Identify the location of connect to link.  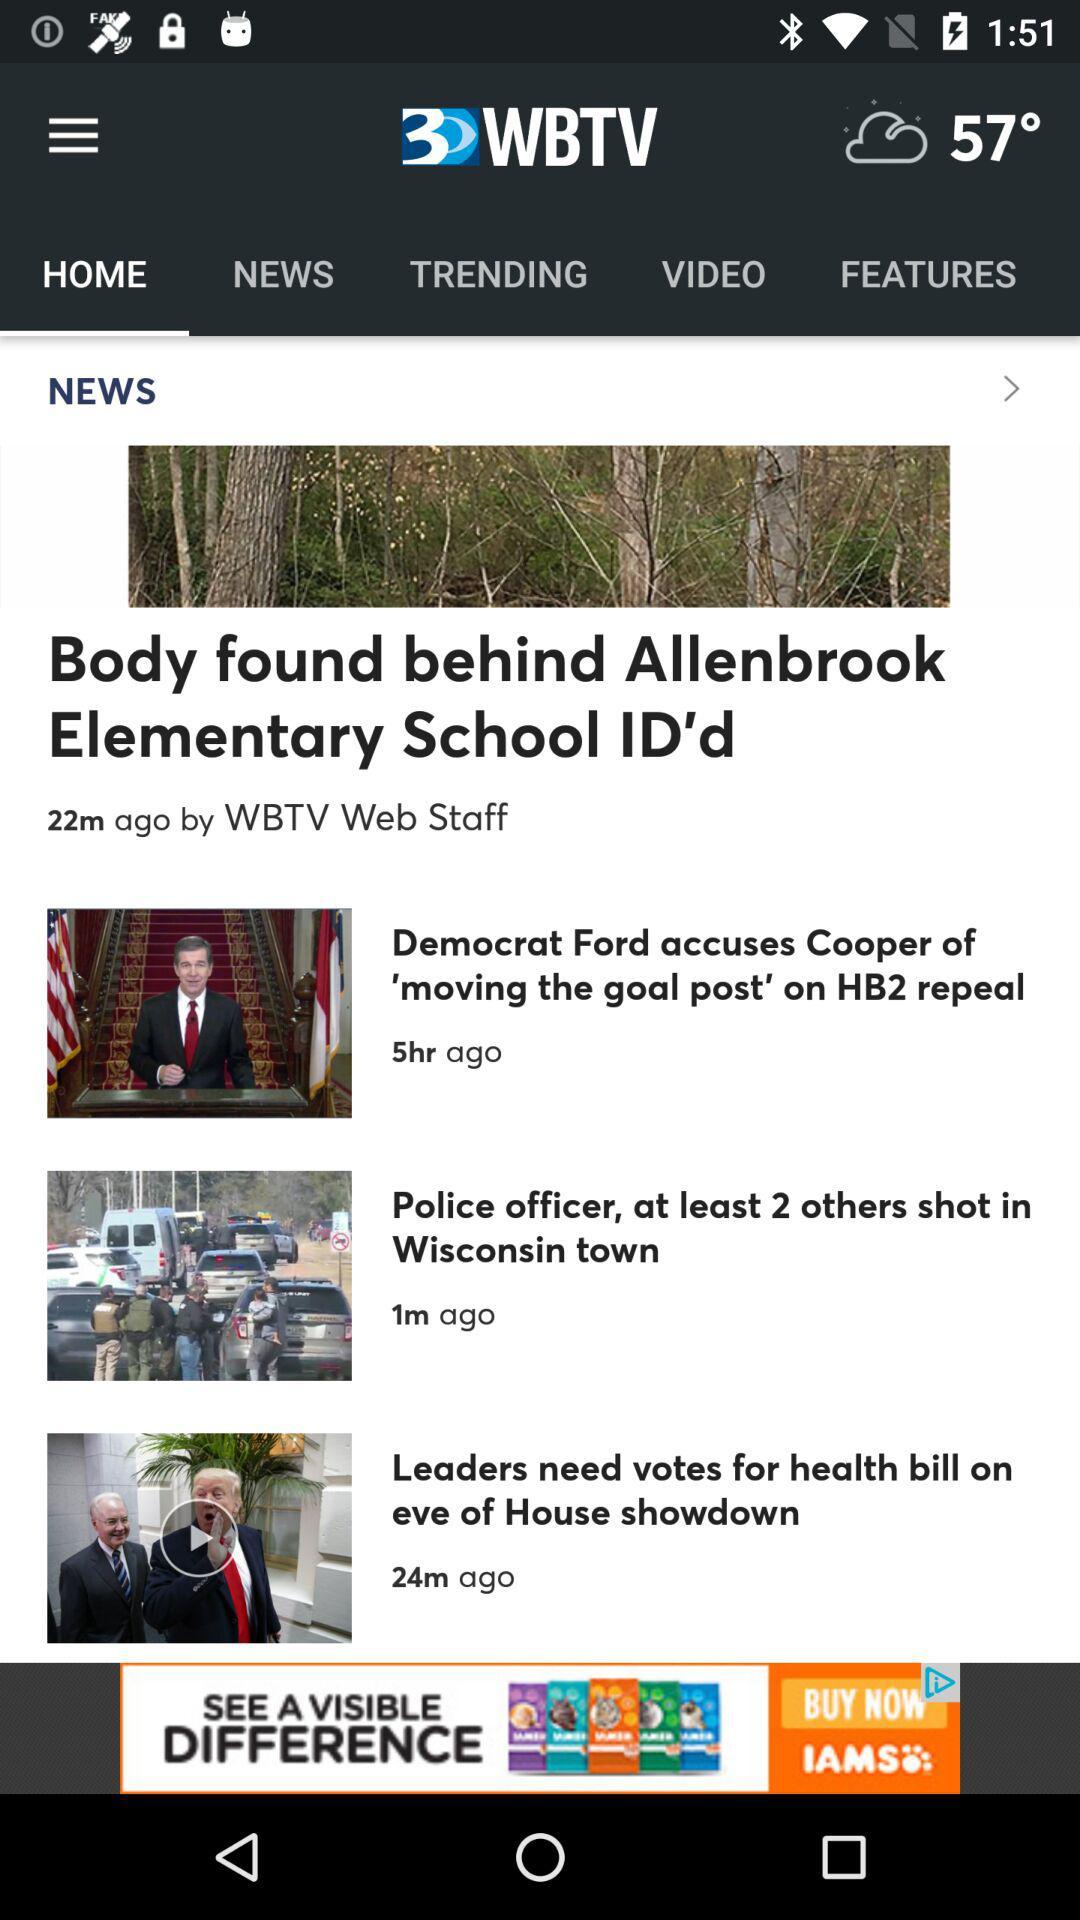
(540, 1727).